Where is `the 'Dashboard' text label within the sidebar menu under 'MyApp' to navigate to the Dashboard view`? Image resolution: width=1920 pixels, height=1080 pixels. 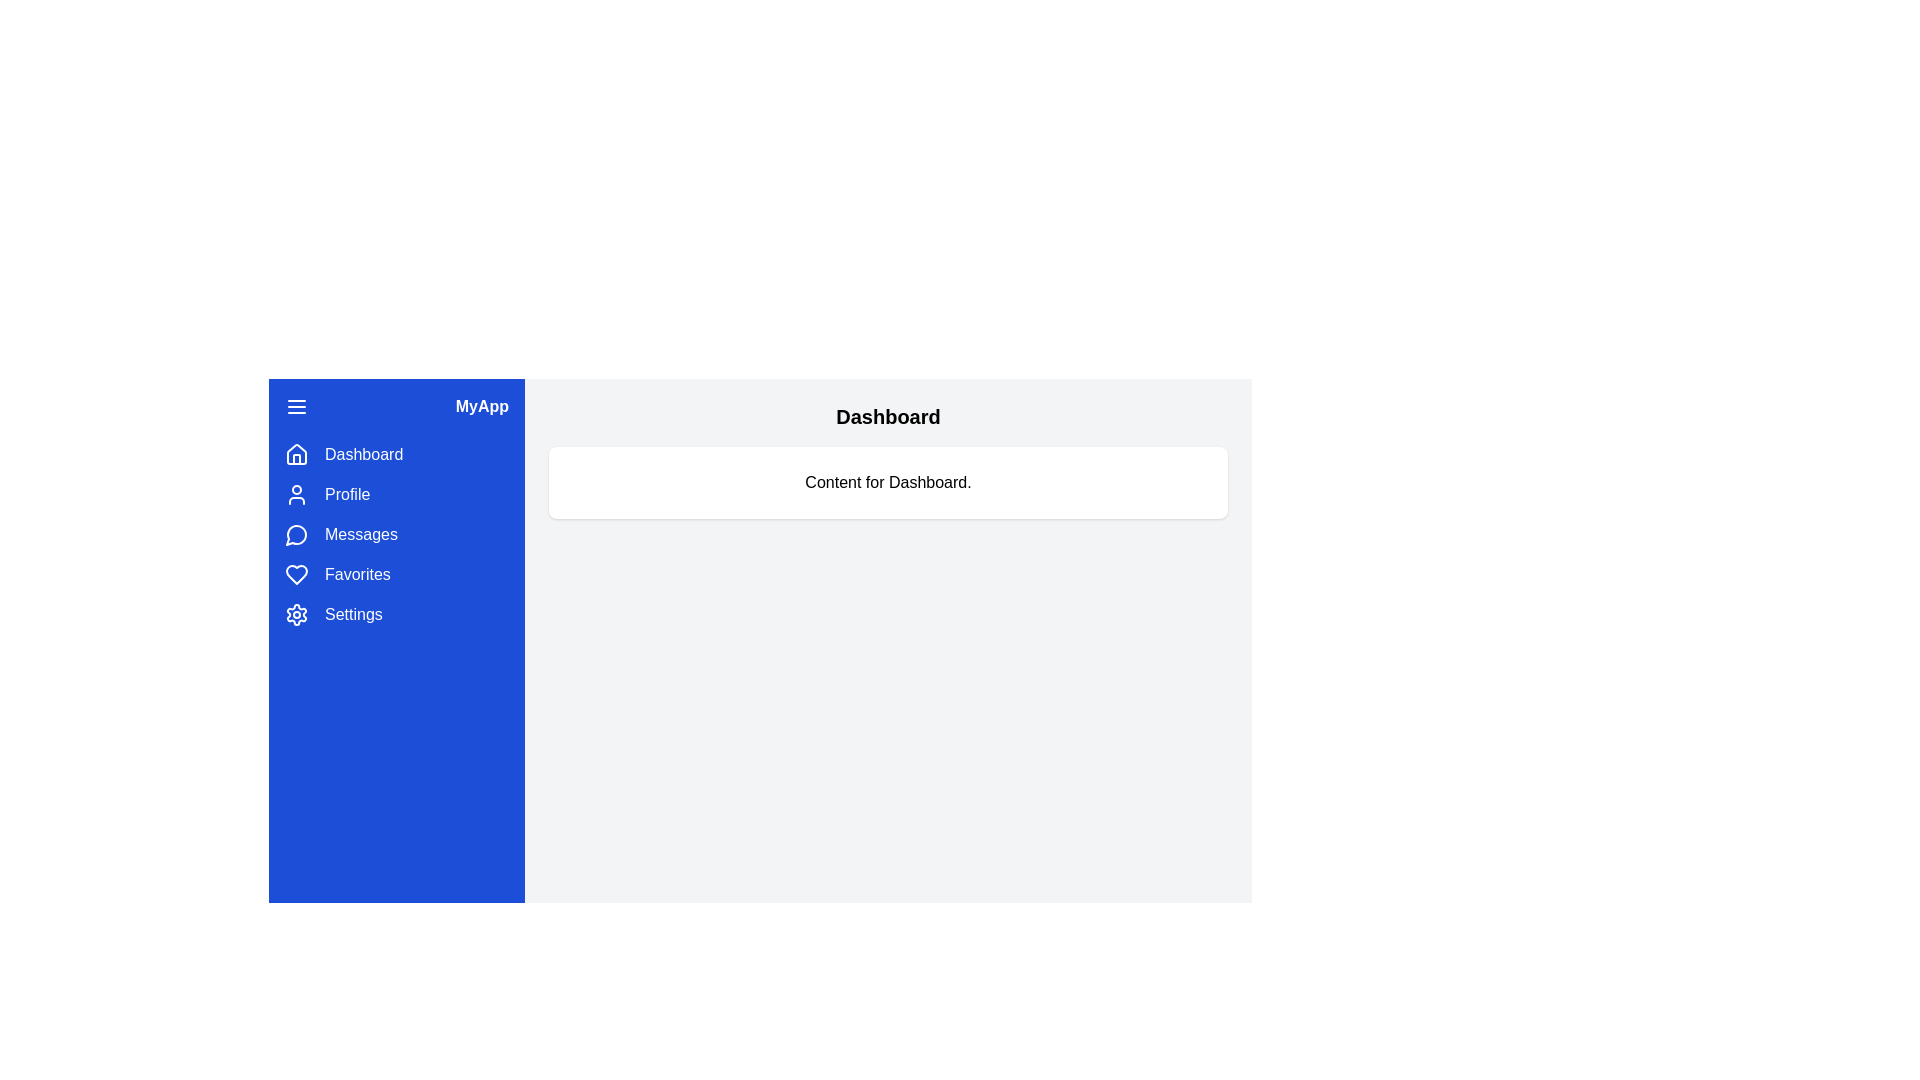 the 'Dashboard' text label within the sidebar menu under 'MyApp' to navigate to the Dashboard view is located at coordinates (364, 455).